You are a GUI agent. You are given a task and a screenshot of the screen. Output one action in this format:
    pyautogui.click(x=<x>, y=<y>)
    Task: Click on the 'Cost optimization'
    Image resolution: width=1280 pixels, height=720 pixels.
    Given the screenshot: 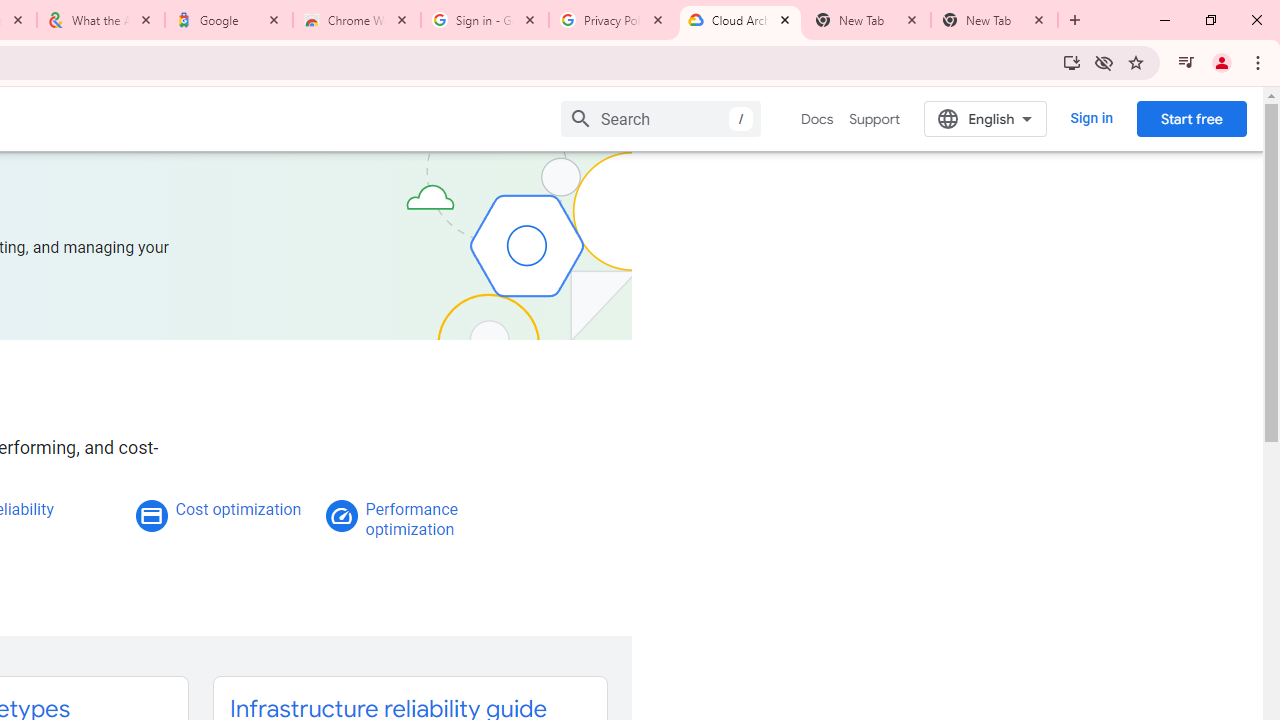 What is the action you would take?
    pyautogui.click(x=238, y=508)
    